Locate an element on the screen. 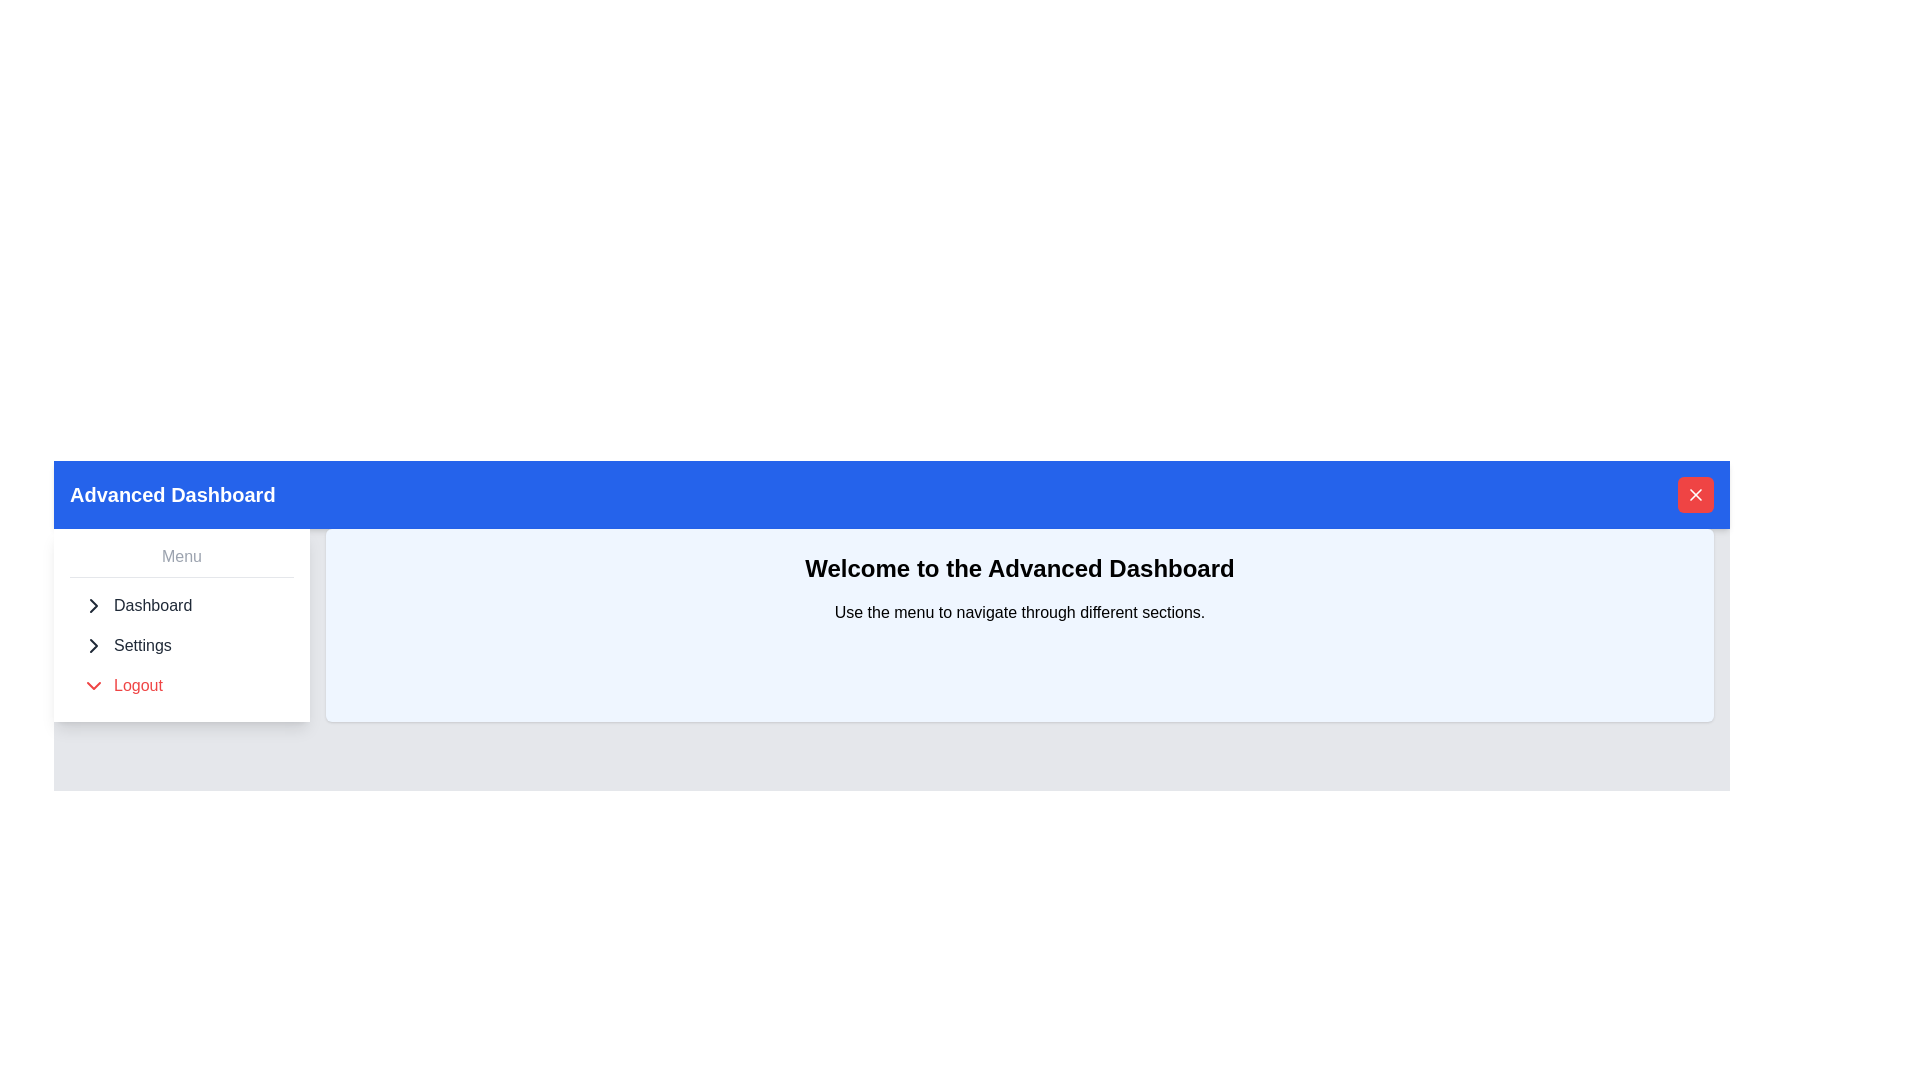 The height and width of the screenshot is (1080, 1920). the small red square button with a white 'X' icon located in the top-right corner of the header section to trigger hover-specific visual effects is located at coordinates (1694, 494).